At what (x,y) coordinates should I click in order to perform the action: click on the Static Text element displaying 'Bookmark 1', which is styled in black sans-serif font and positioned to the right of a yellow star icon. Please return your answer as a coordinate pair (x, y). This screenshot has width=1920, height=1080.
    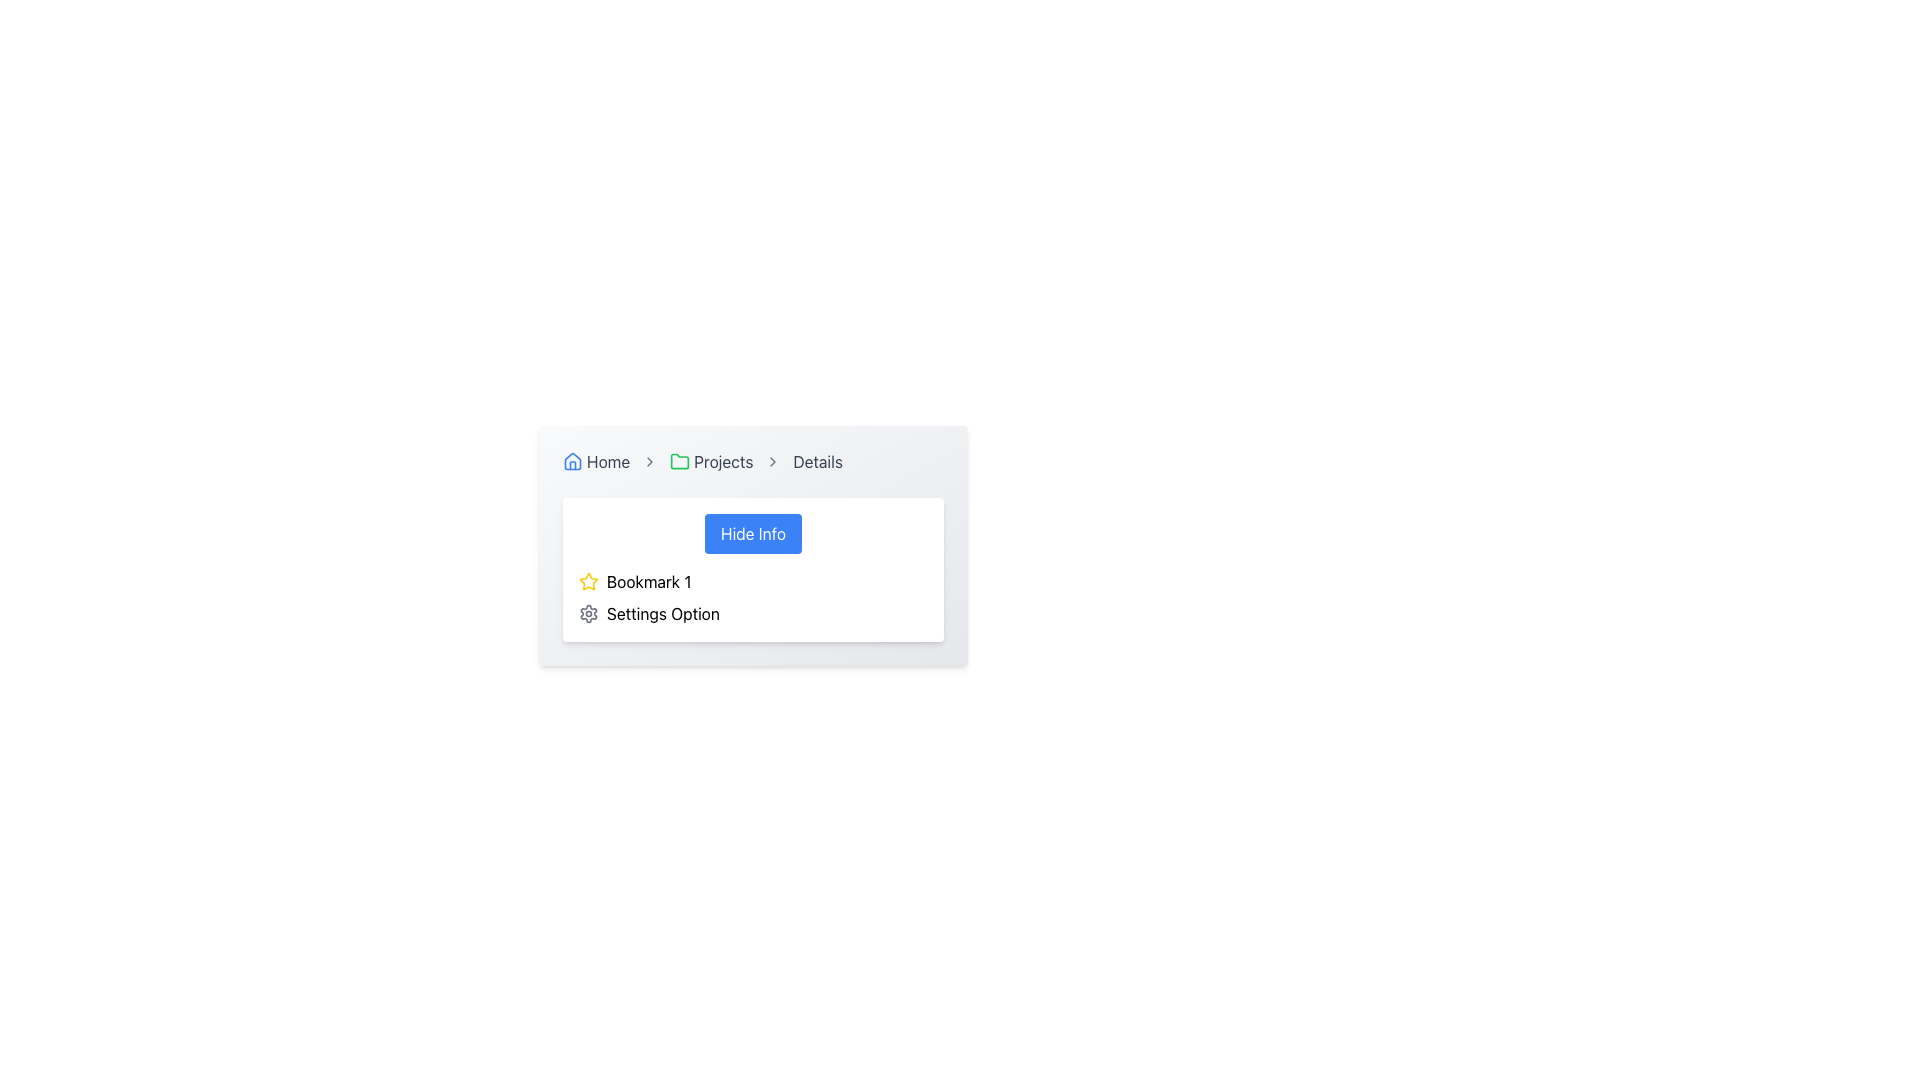
    Looking at the image, I should click on (649, 582).